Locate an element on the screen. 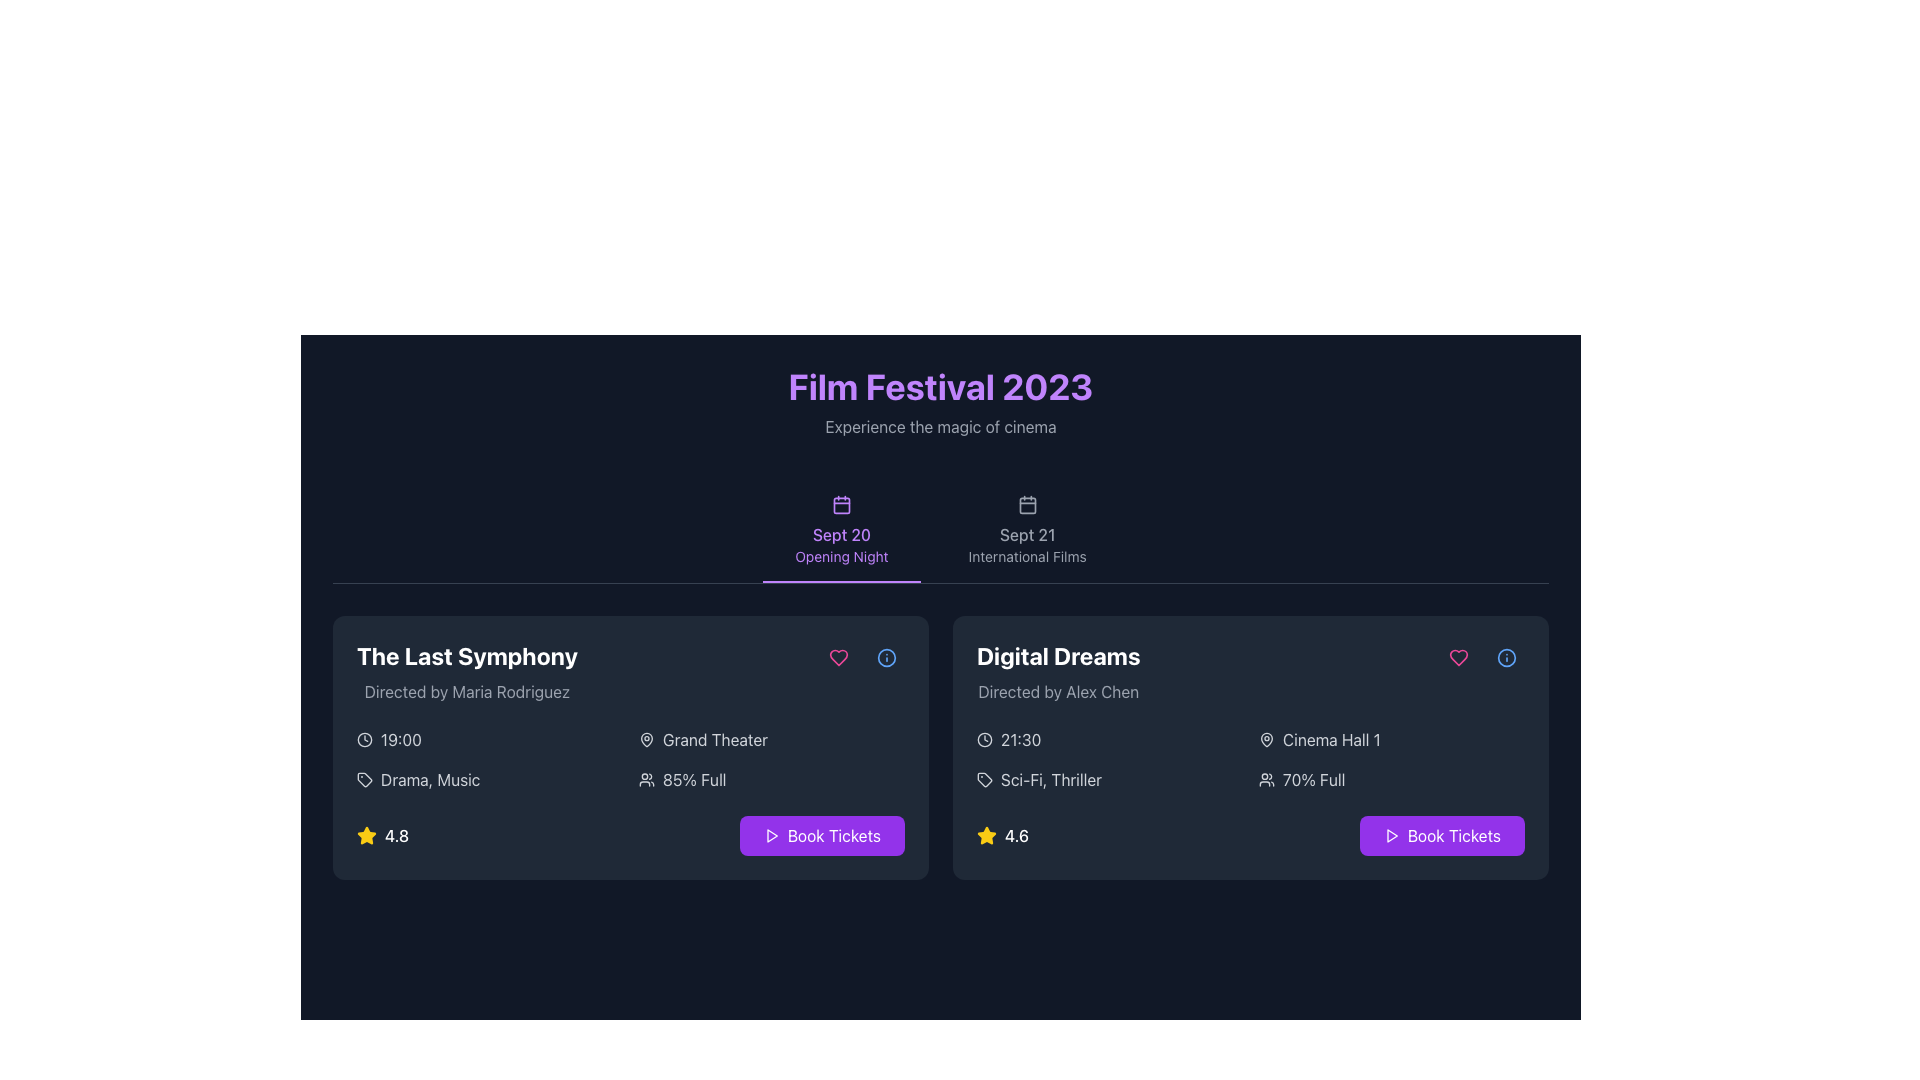 The image size is (1920, 1080). the Rating star icon located on the right side of the comparison row for the movie 'Digital Dreams' to interact with it is located at coordinates (987, 835).